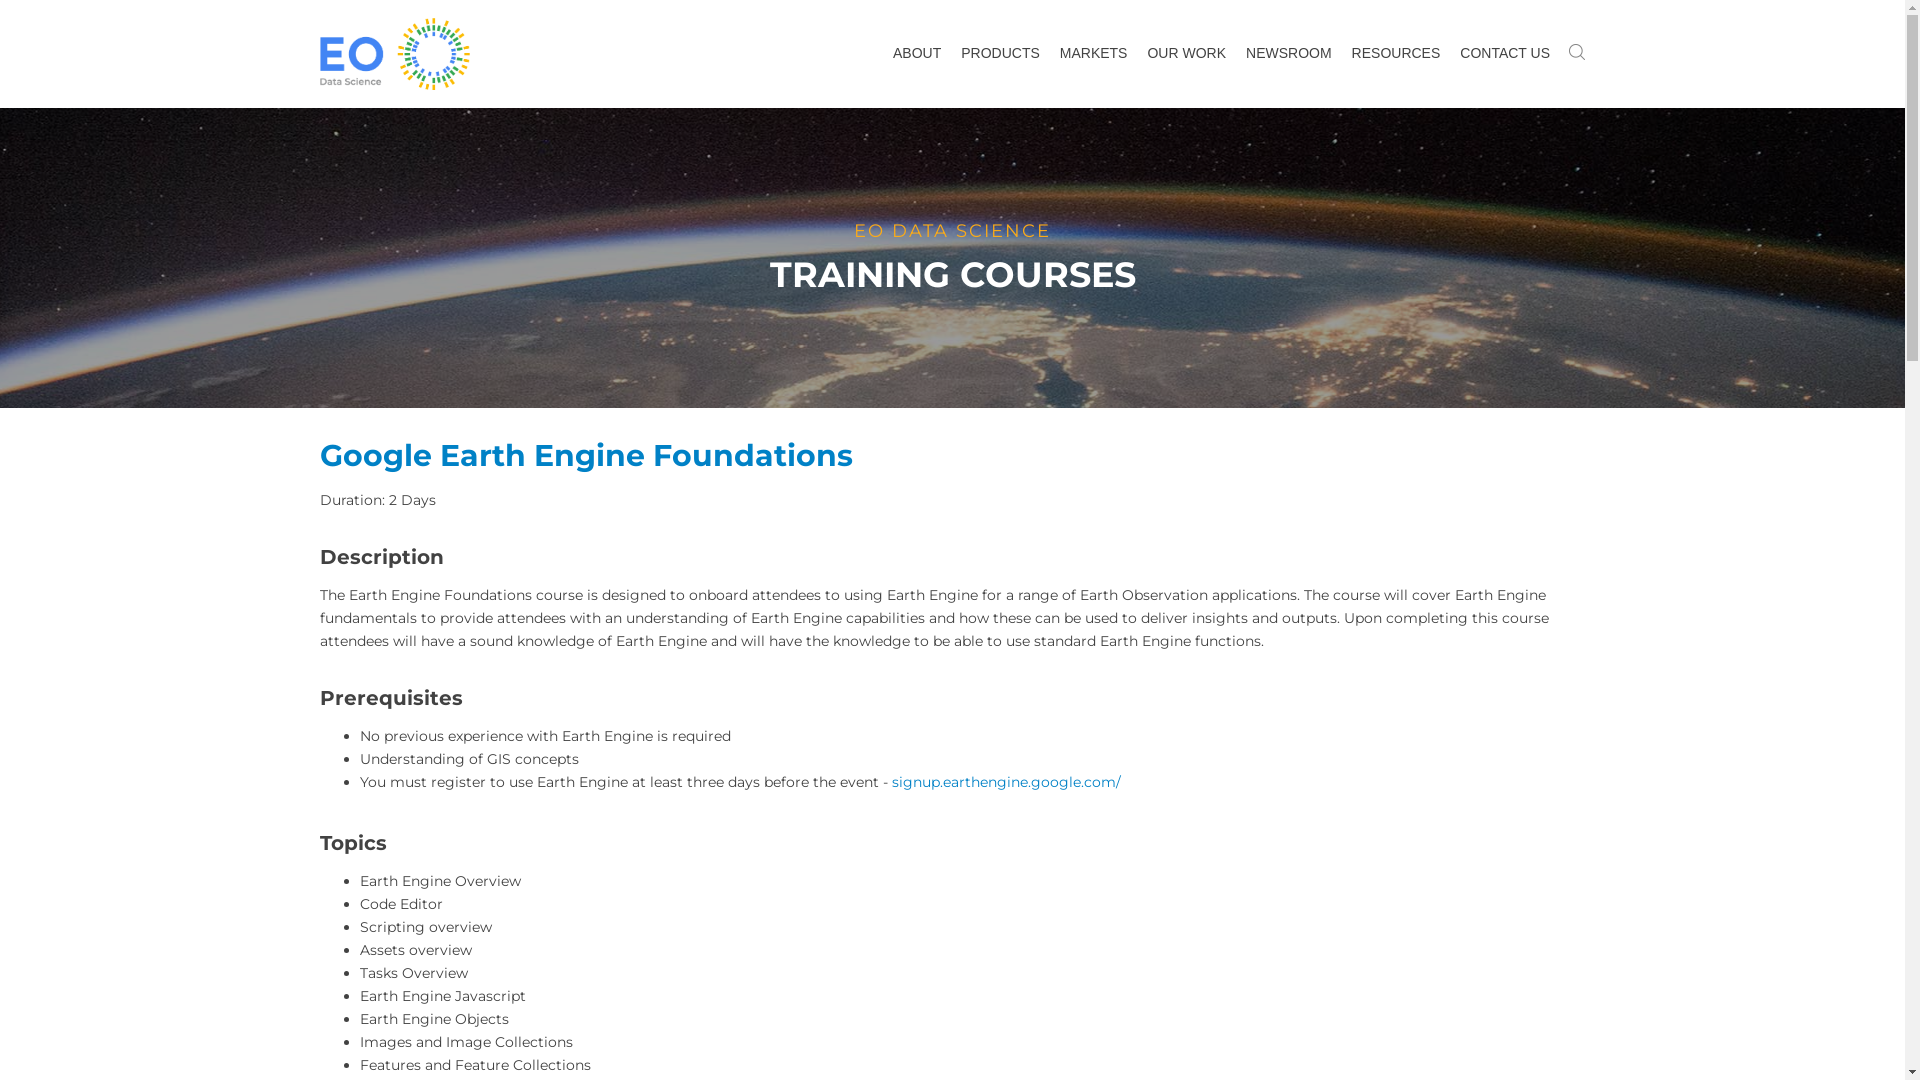 This screenshot has width=1920, height=1080. I want to click on 'NEWSROOM', so click(1289, 52).